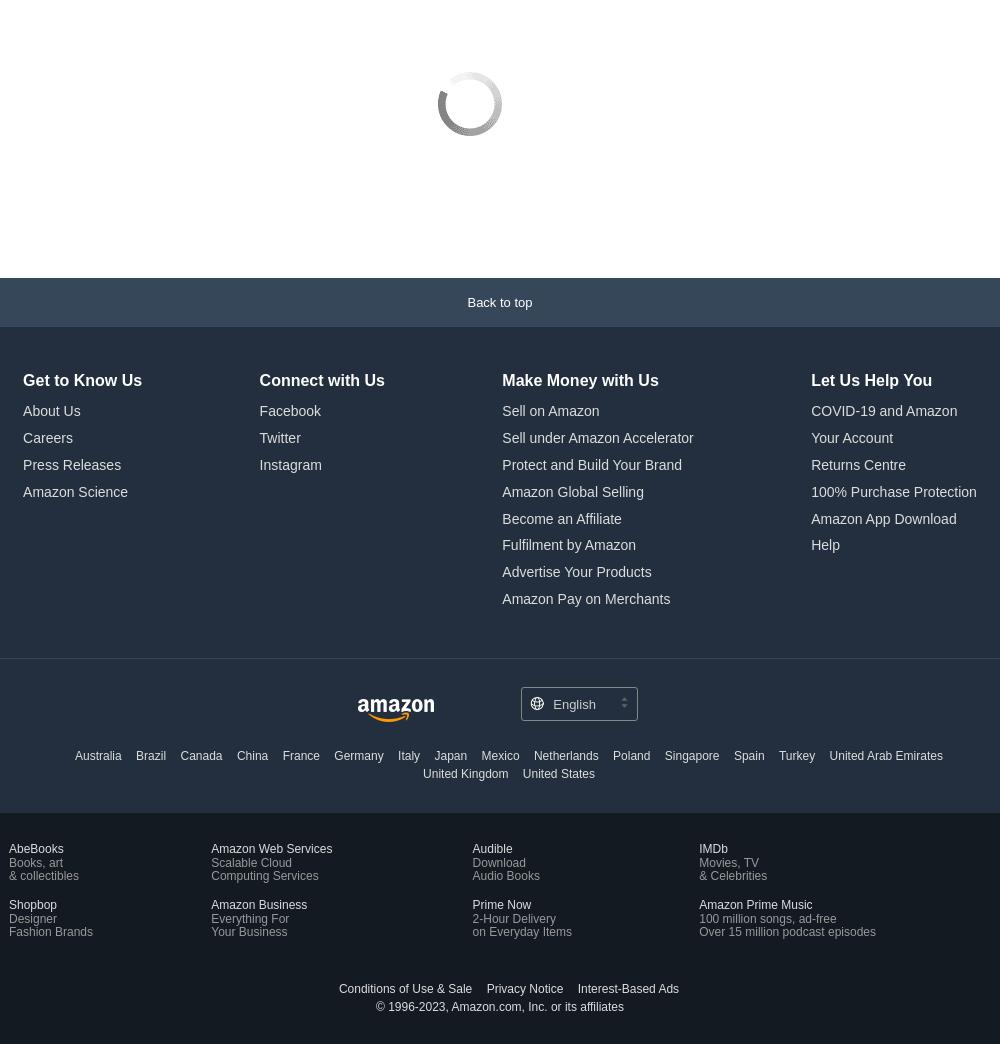 The width and height of the screenshot is (1000, 1044). I want to click on 'Returns Centre', so click(811, 463).